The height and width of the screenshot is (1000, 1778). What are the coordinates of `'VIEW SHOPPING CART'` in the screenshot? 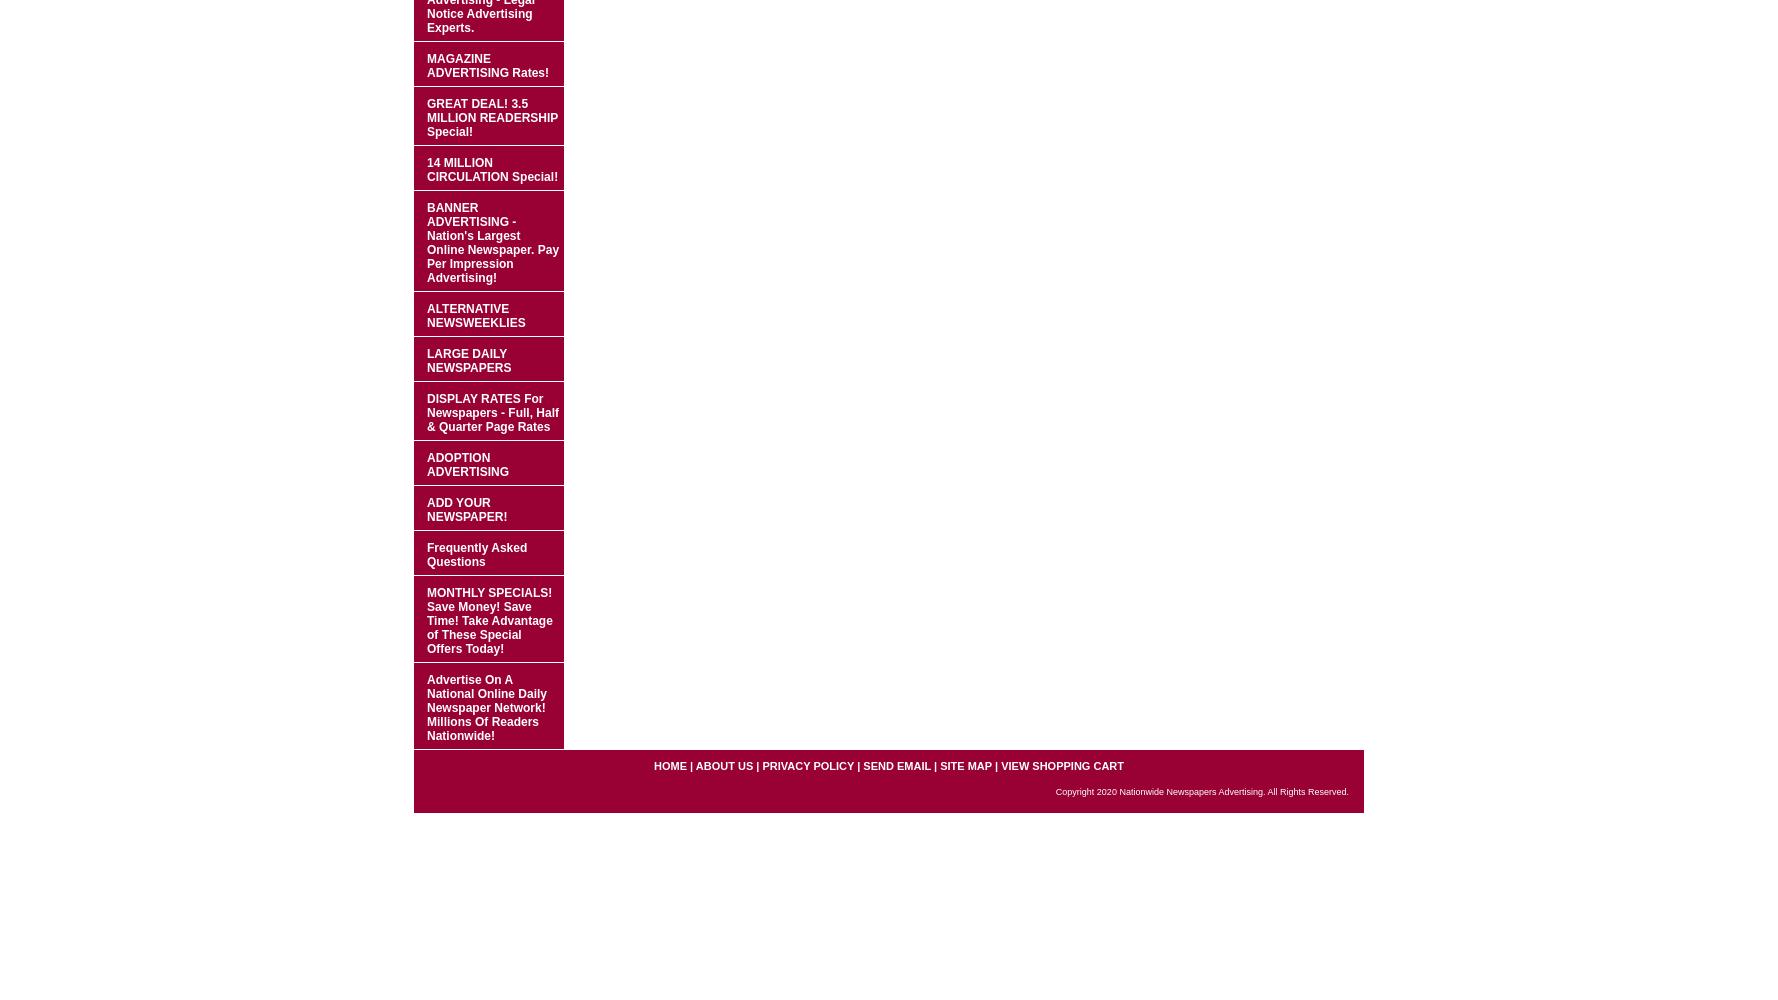 It's located at (1062, 766).